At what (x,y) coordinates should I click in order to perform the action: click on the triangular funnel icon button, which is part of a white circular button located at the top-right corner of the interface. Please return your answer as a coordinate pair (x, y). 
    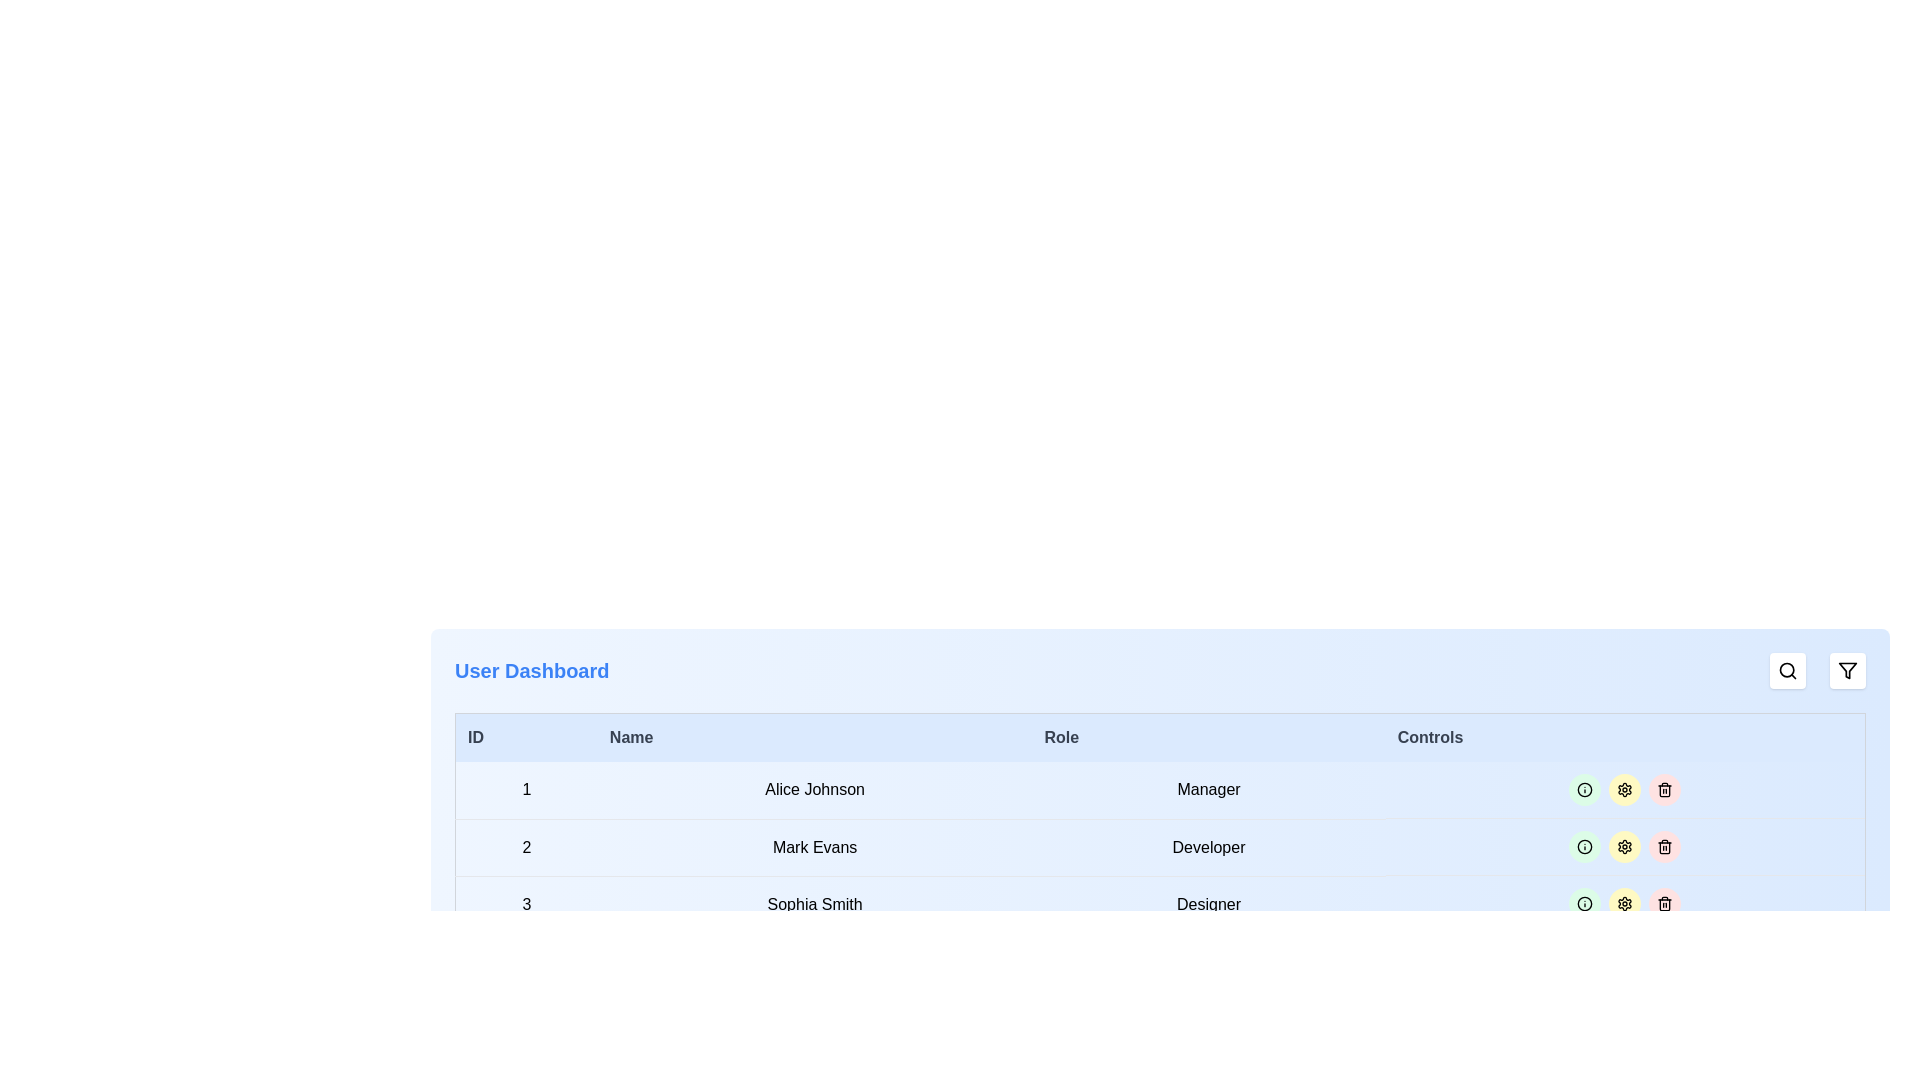
    Looking at the image, I should click on (1847, 671).